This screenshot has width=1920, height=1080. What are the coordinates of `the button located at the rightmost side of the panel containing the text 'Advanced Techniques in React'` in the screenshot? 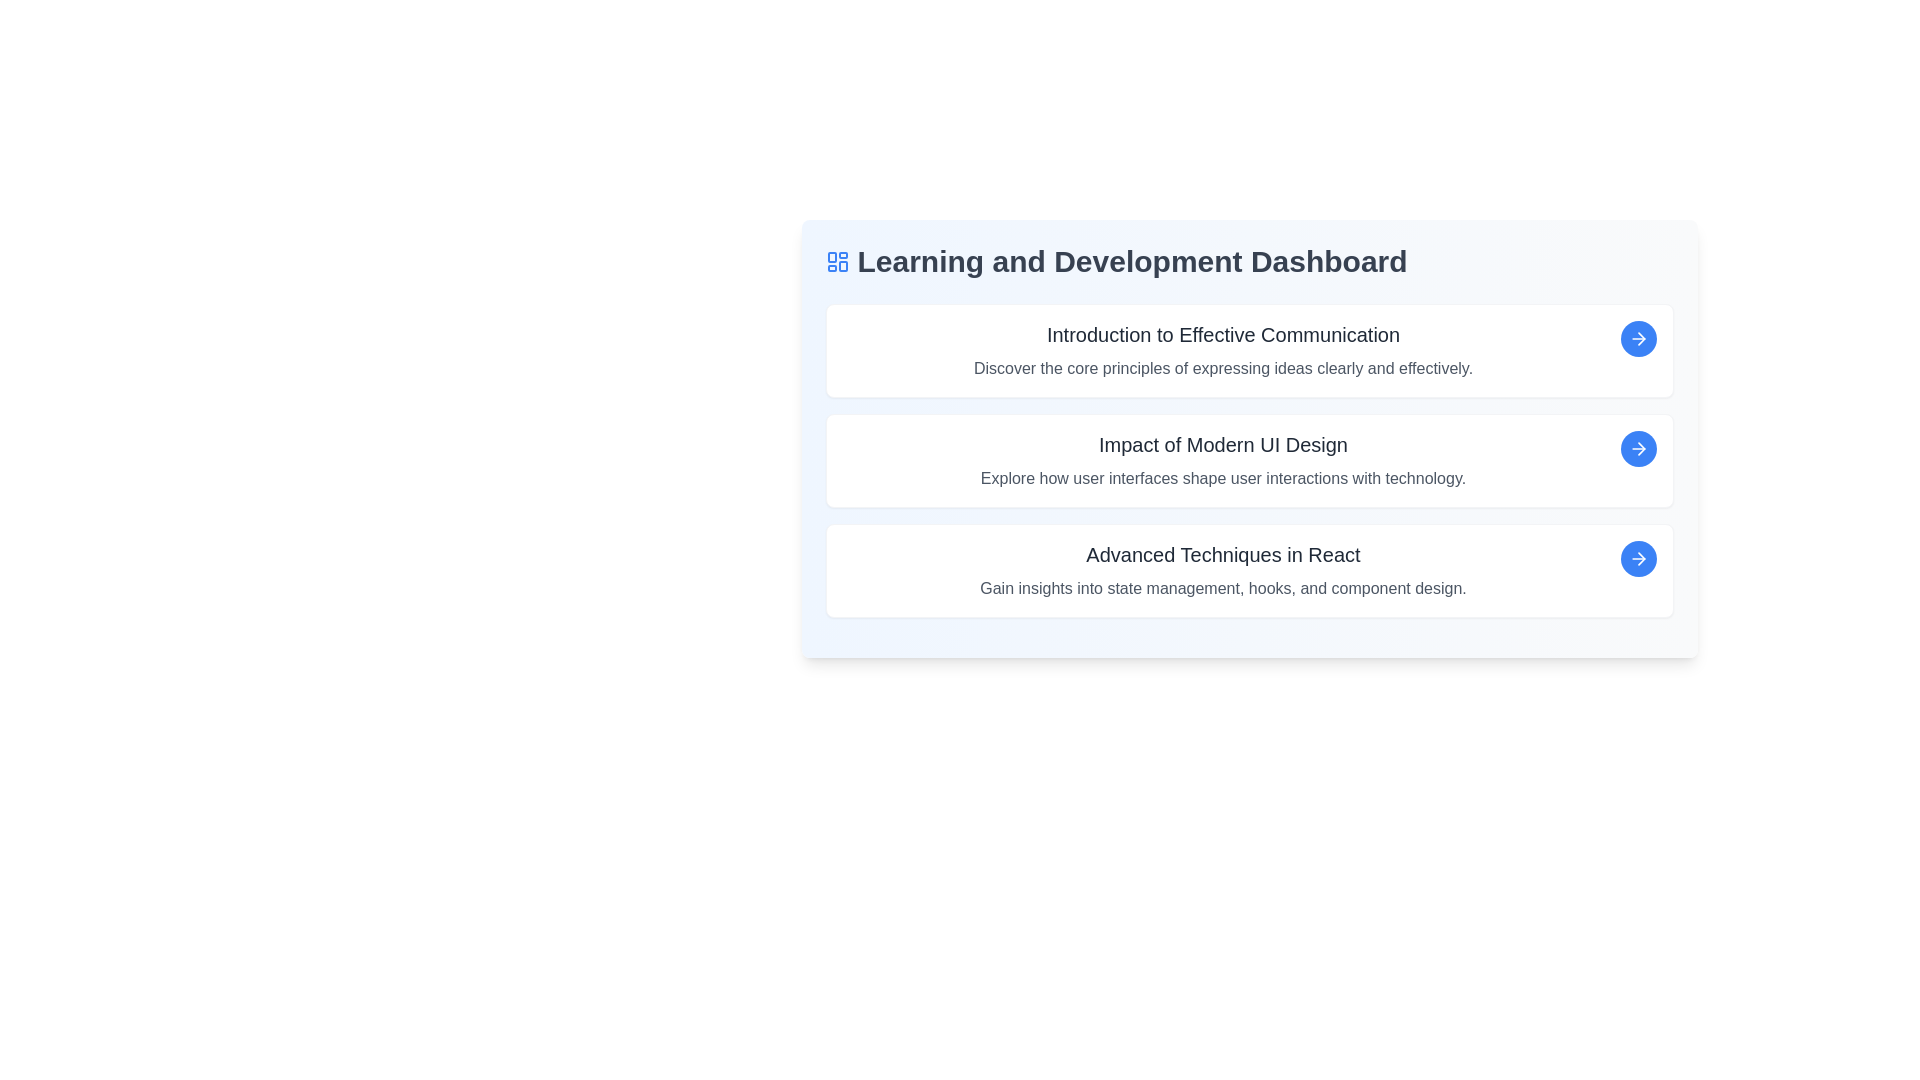 It's located at (1638, 559).